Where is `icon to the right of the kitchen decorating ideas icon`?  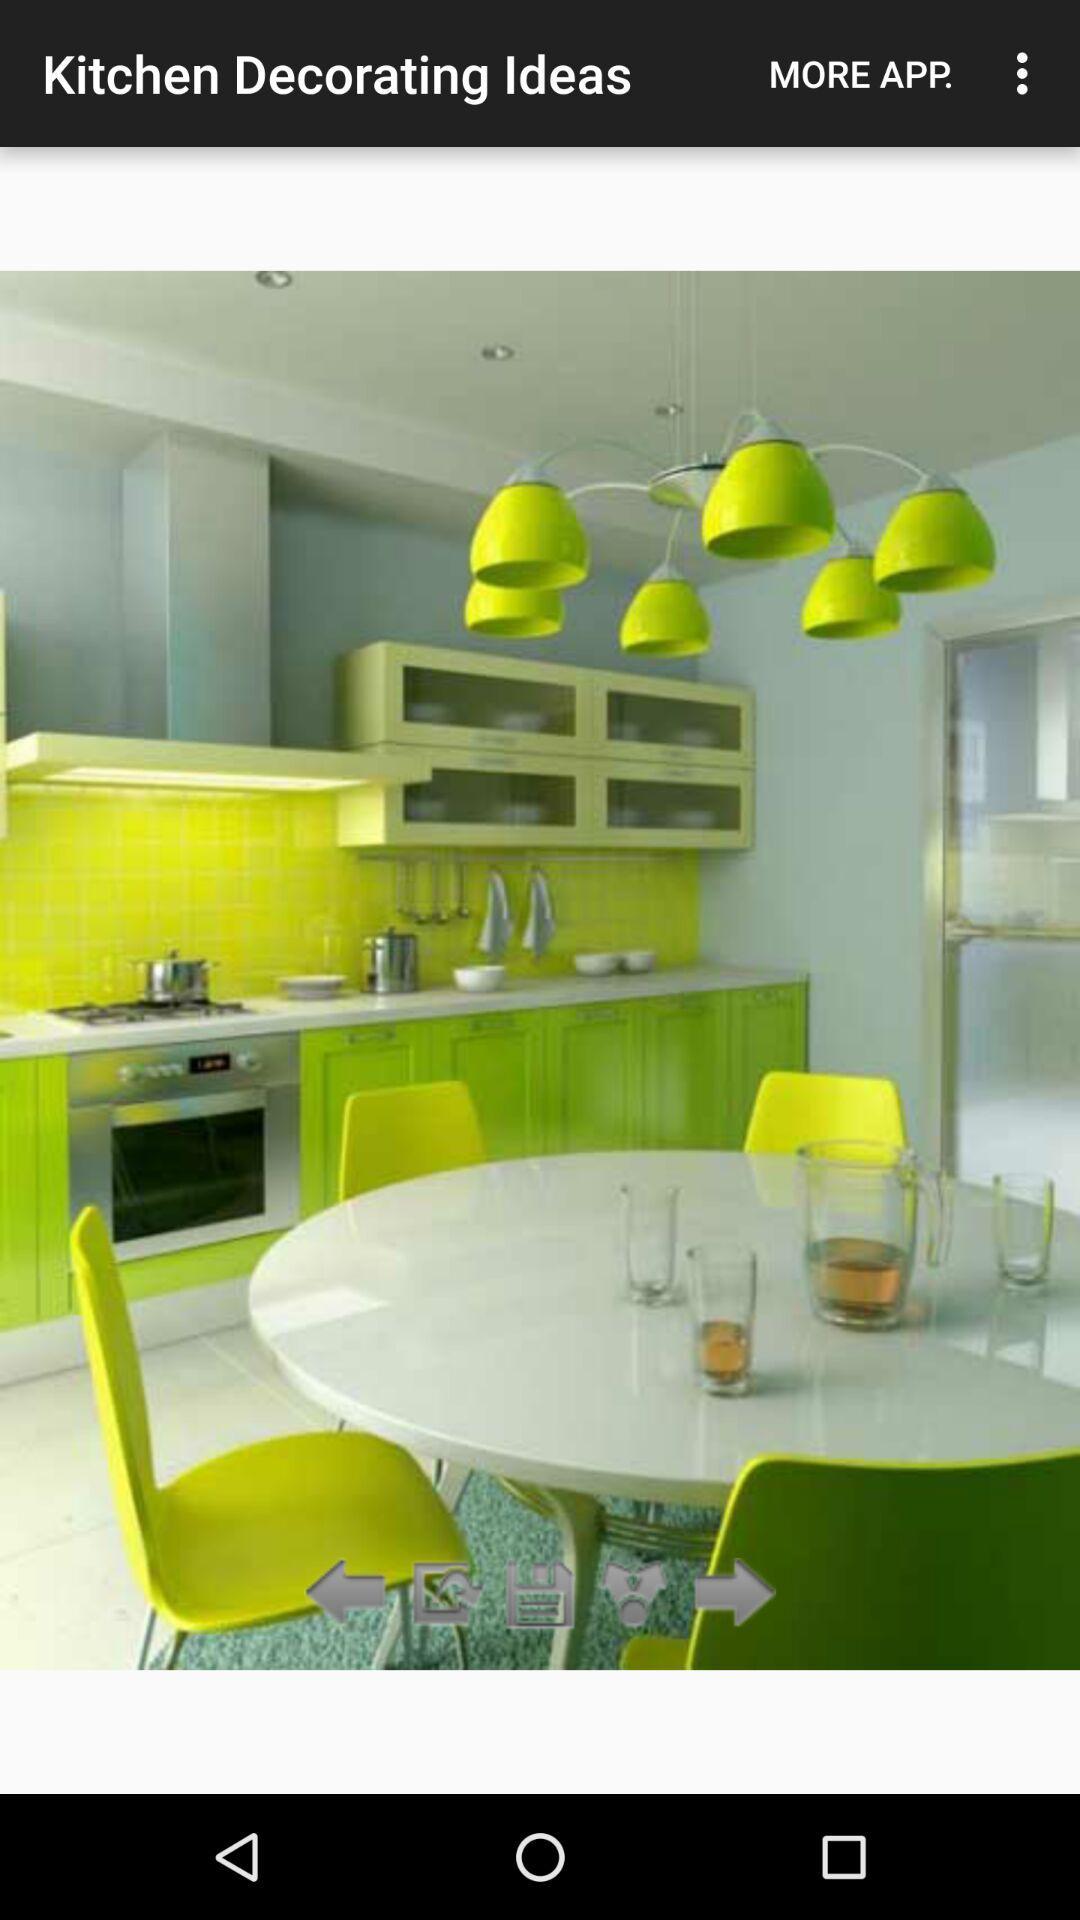
icon to the right of the kitchen decorating ideas icon is located at coordinates (860, 73).